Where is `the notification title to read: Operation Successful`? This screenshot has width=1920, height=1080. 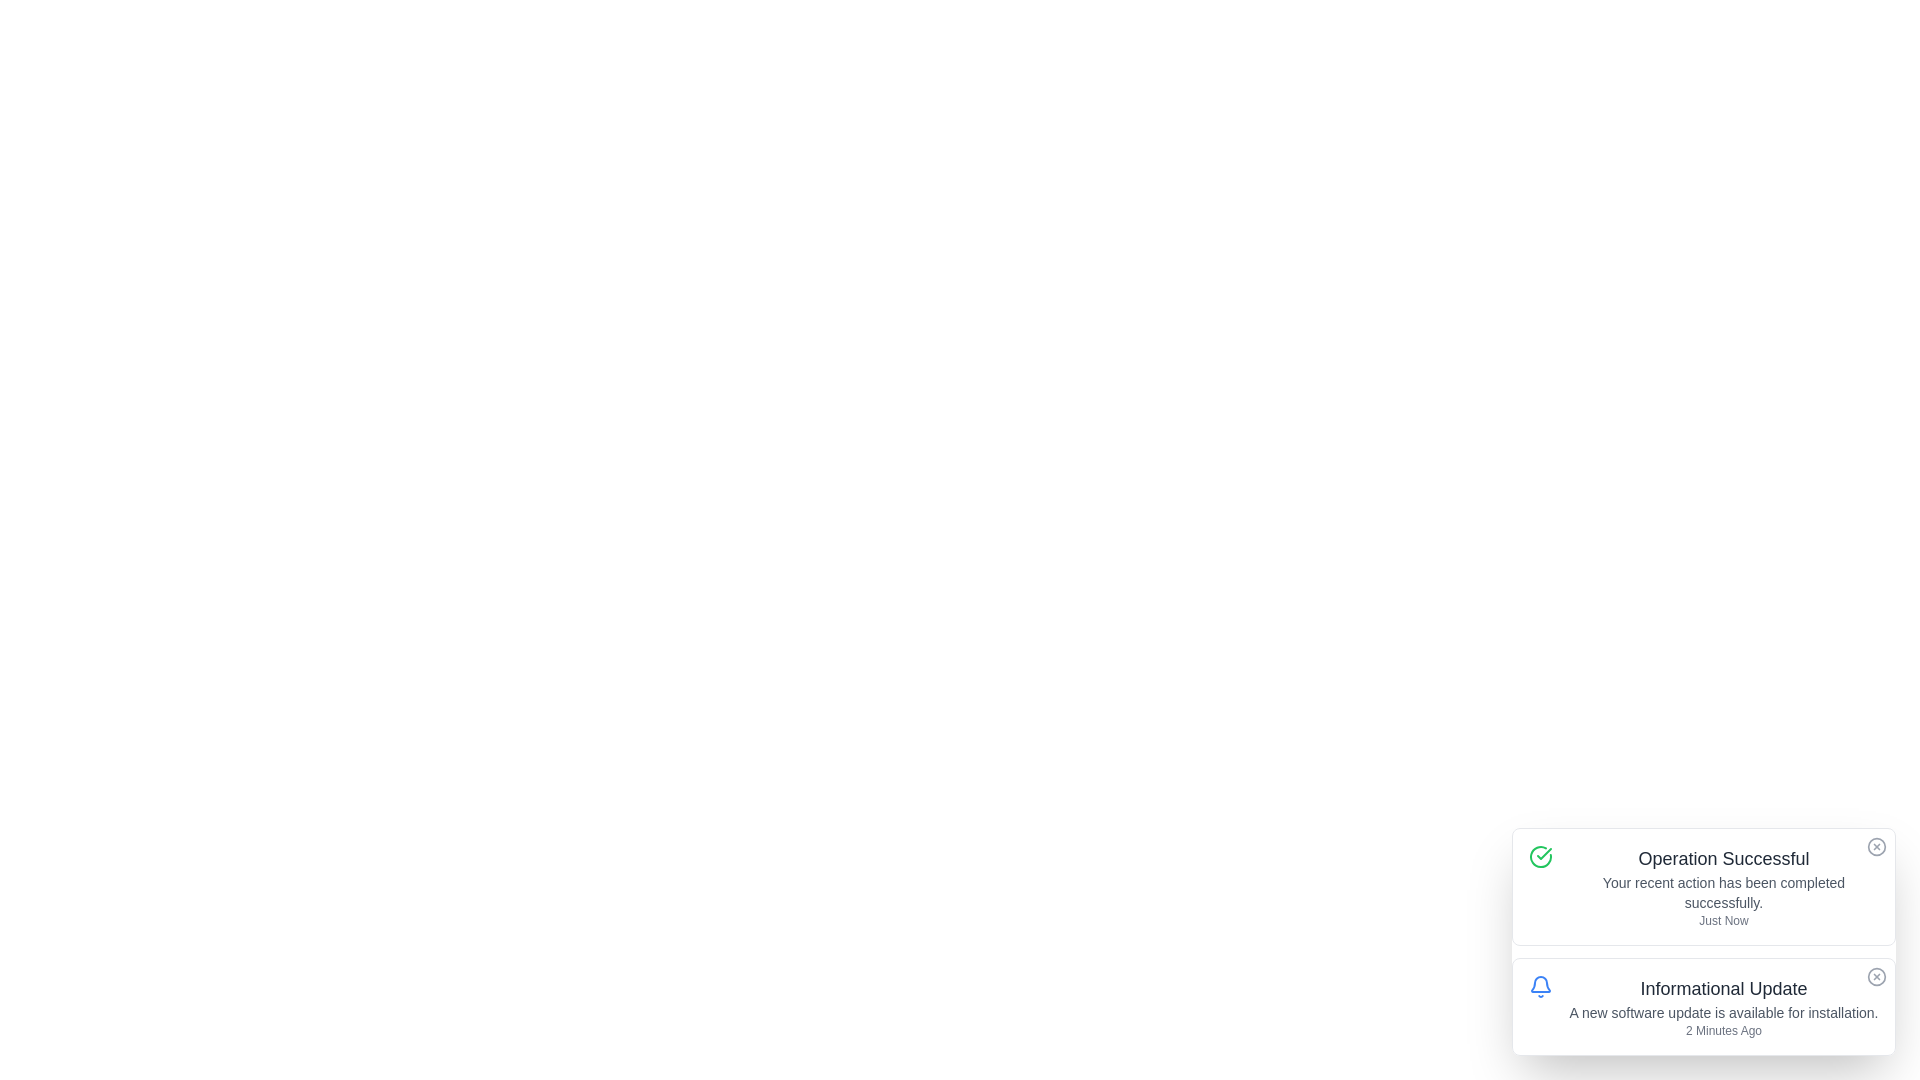 the notification title to read: Operation Successful is located at coordinates (1722, 858).